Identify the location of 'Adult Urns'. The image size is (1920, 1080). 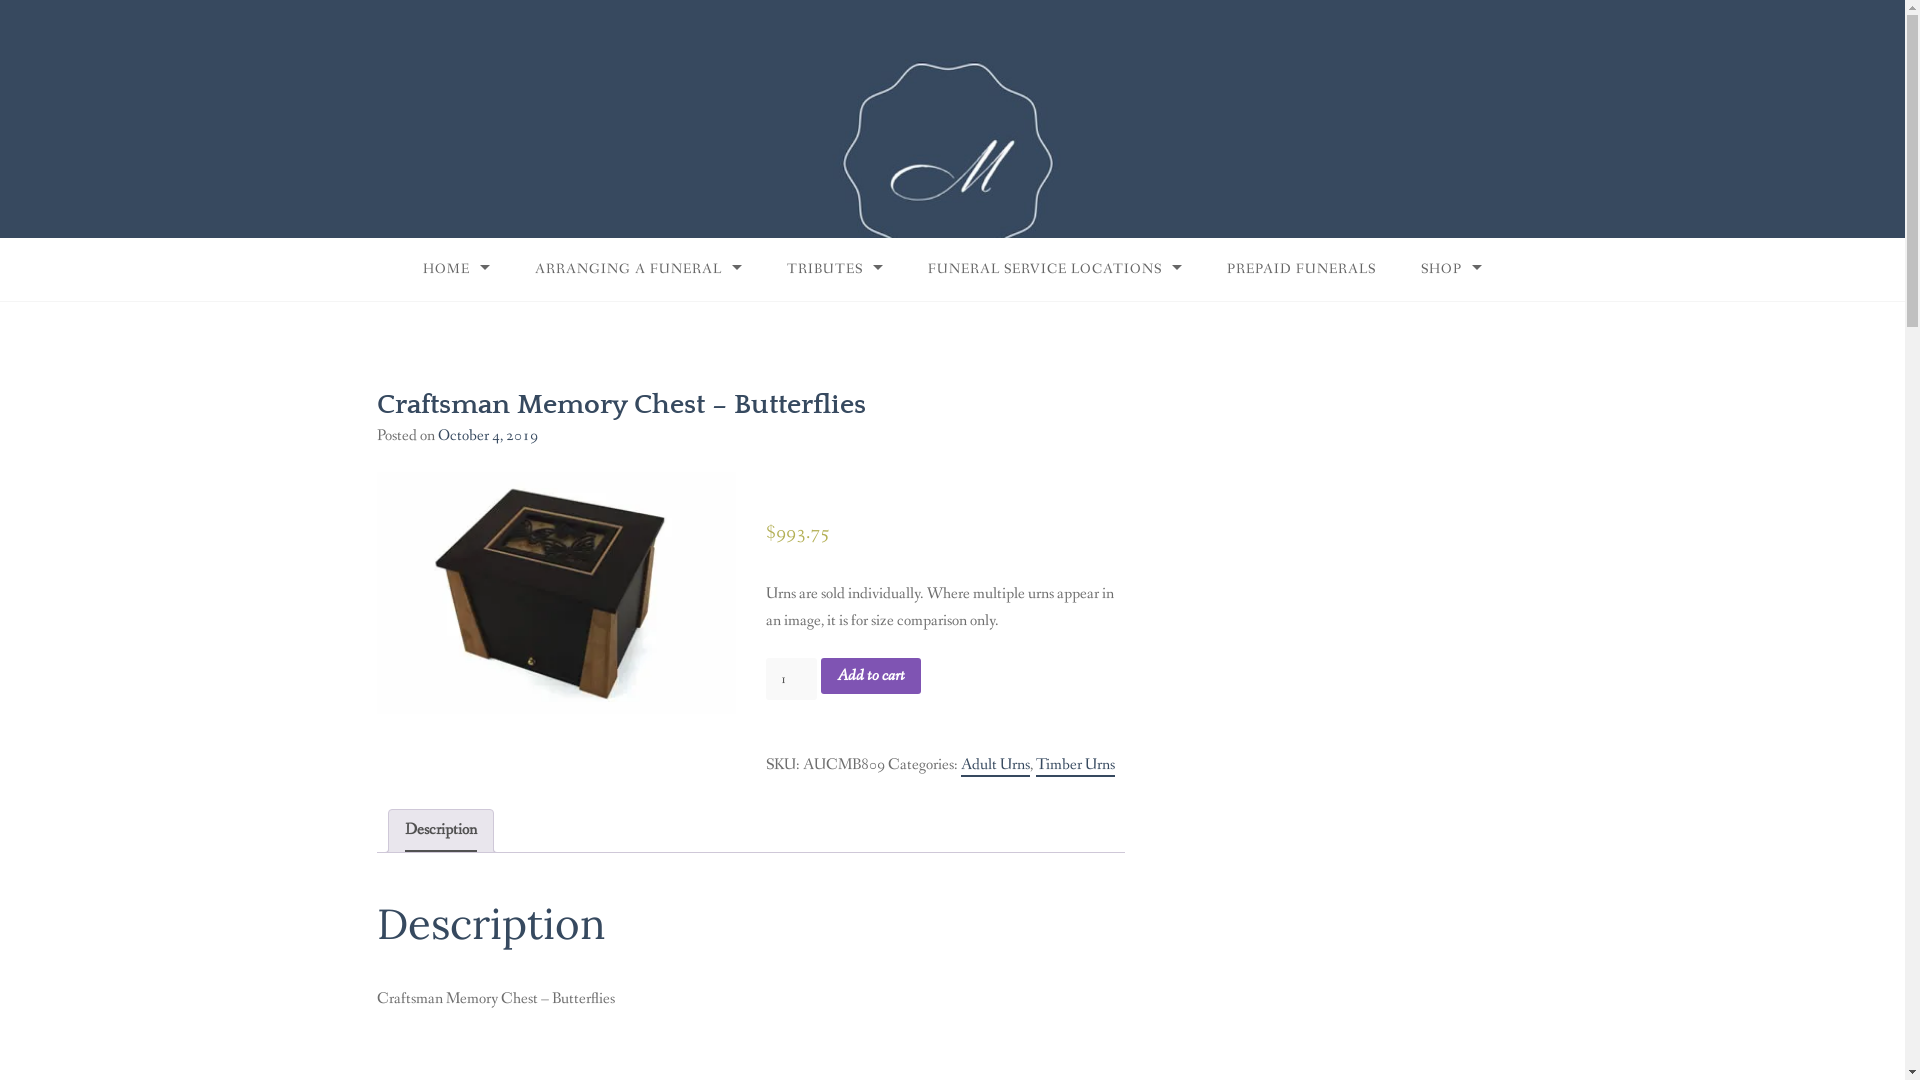
(995, 765).